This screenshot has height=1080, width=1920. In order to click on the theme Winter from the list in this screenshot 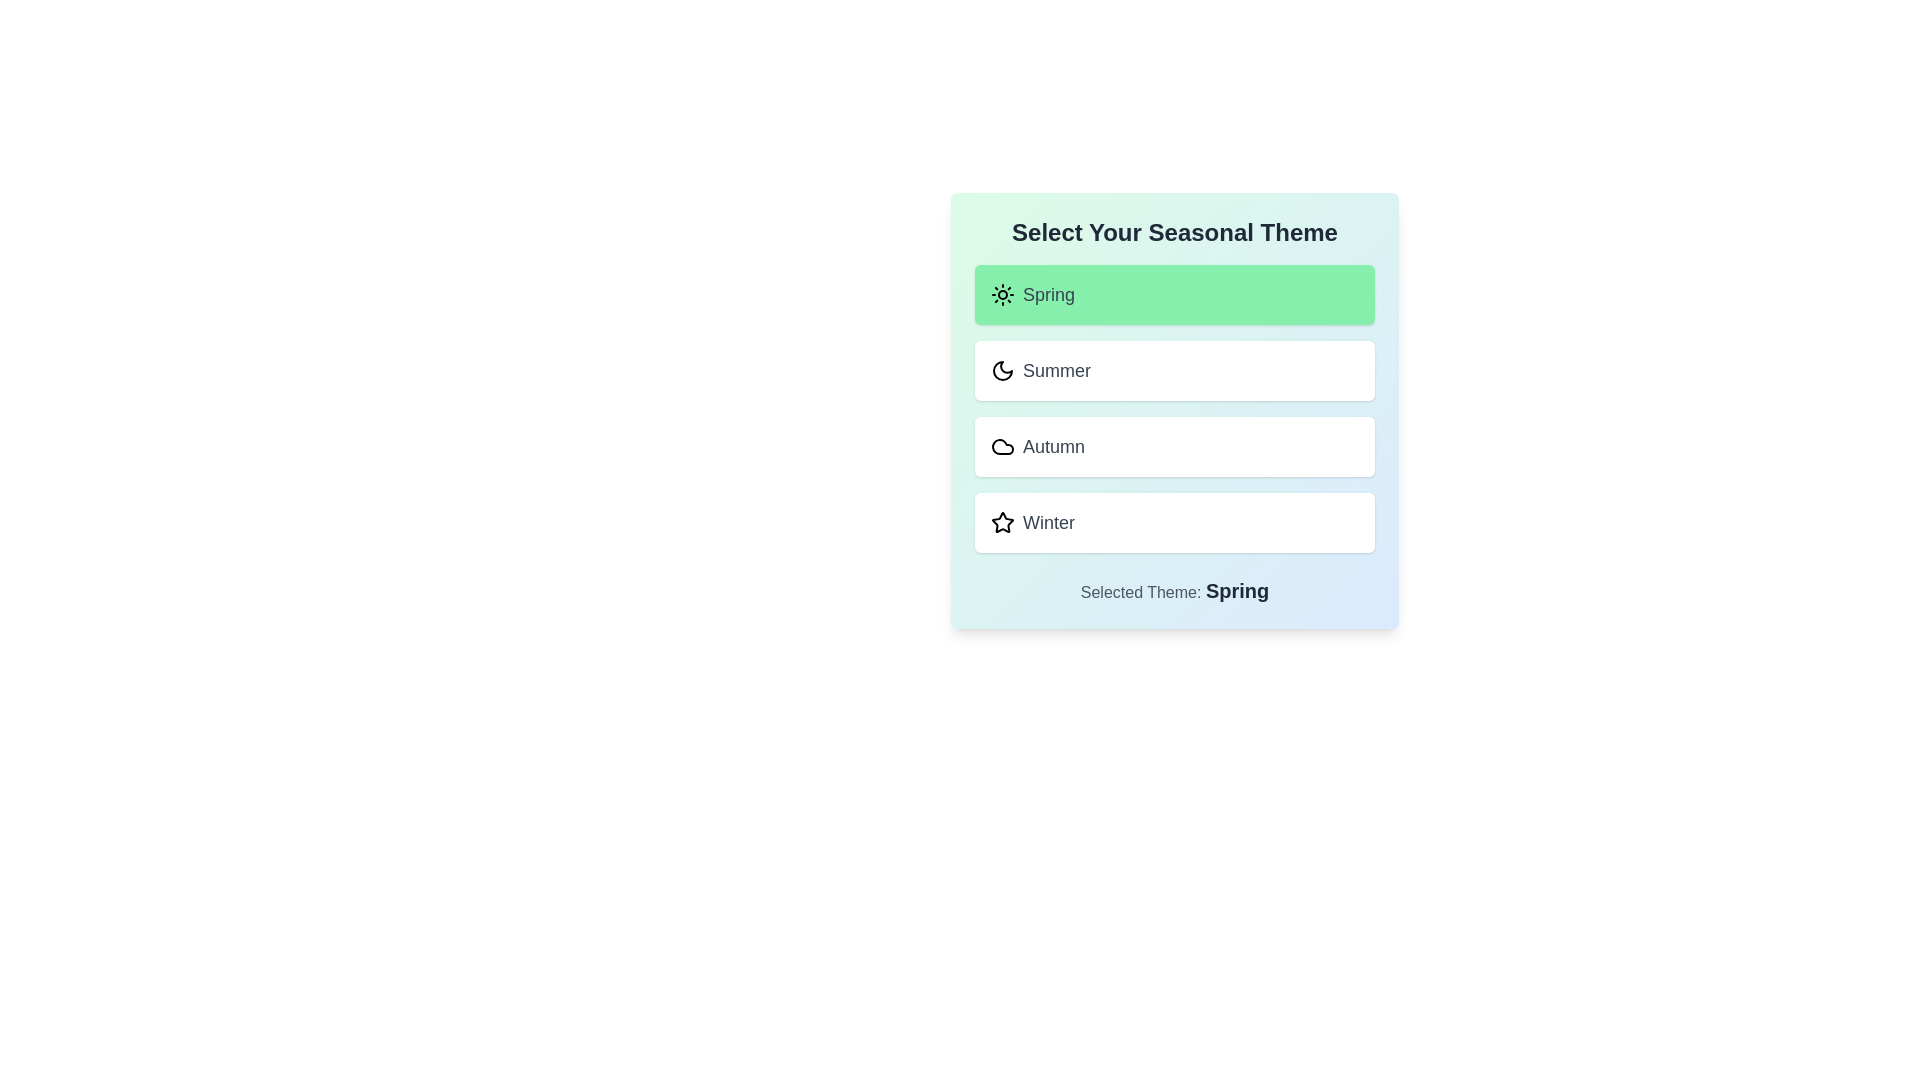, I will do `click(1175, 522)`.